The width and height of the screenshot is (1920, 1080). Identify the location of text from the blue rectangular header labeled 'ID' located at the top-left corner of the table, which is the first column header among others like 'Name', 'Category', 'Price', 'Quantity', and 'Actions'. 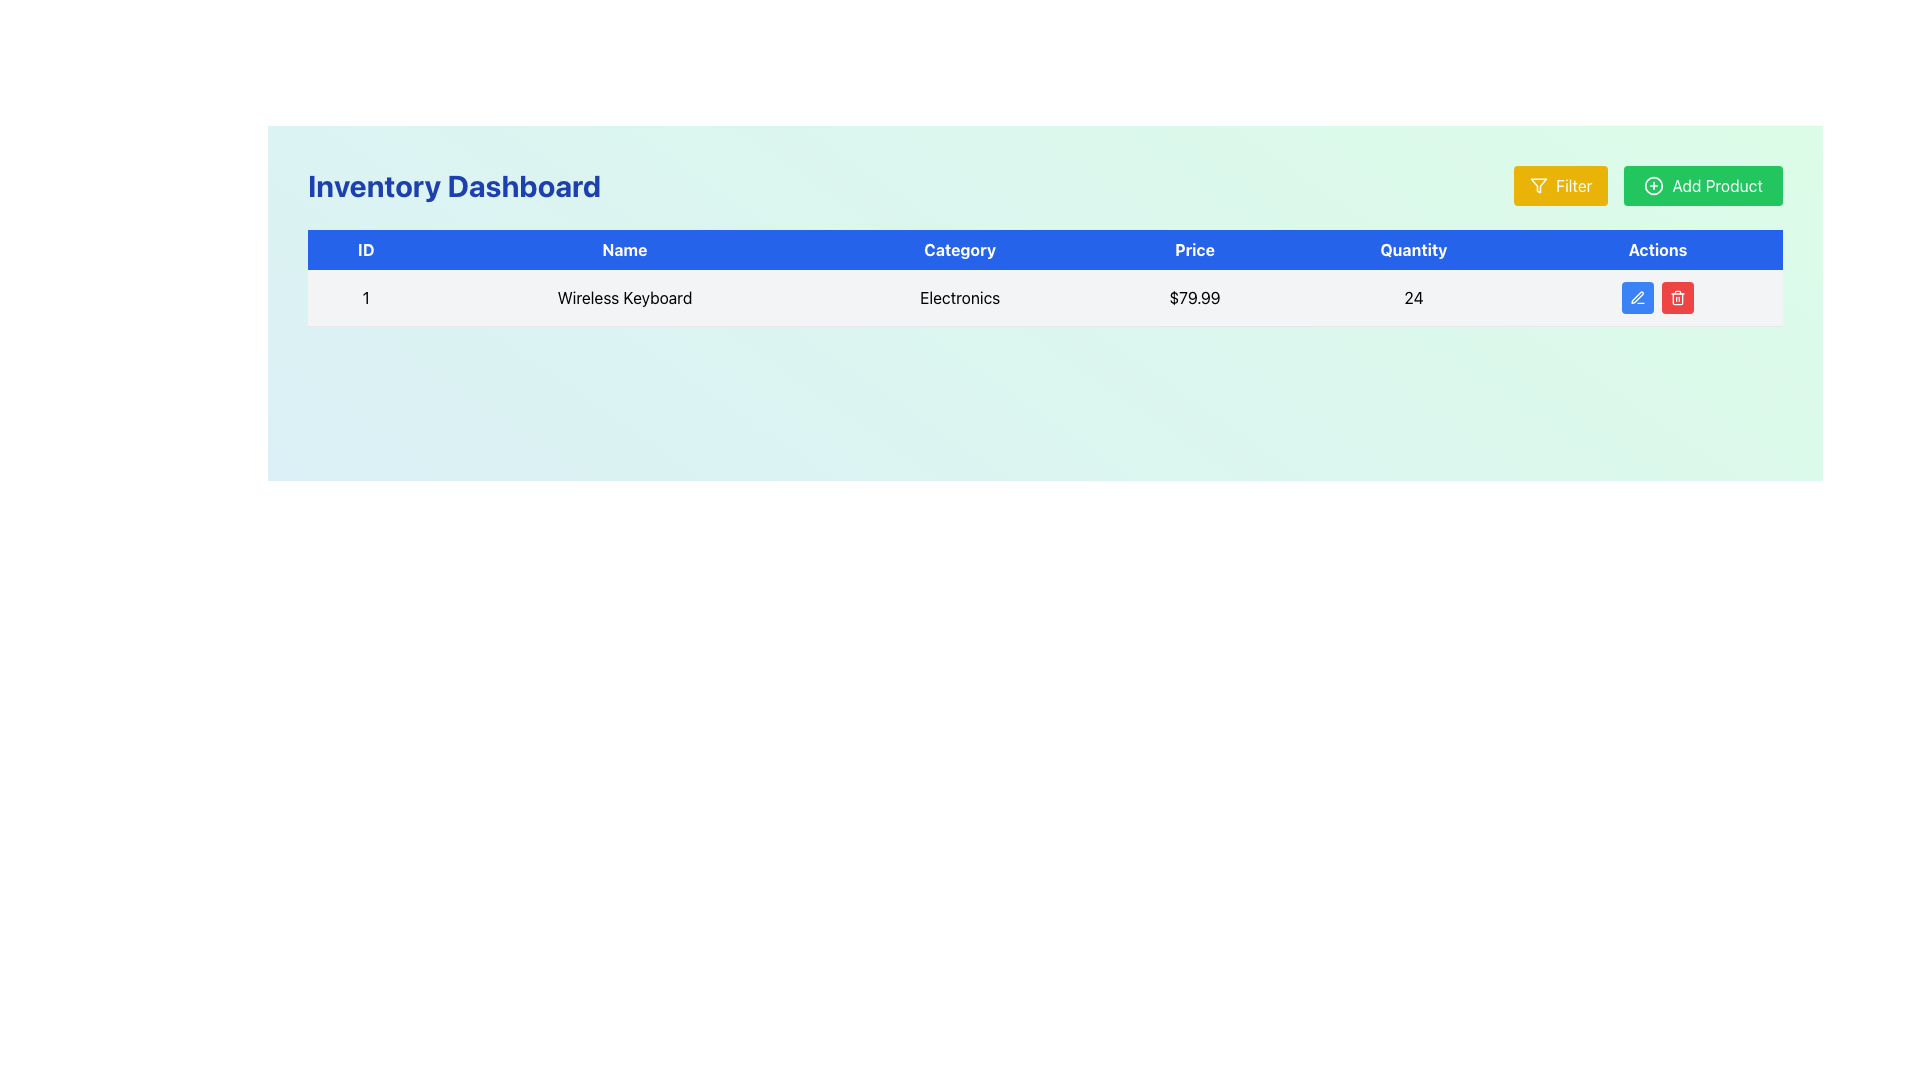
(366, 249).